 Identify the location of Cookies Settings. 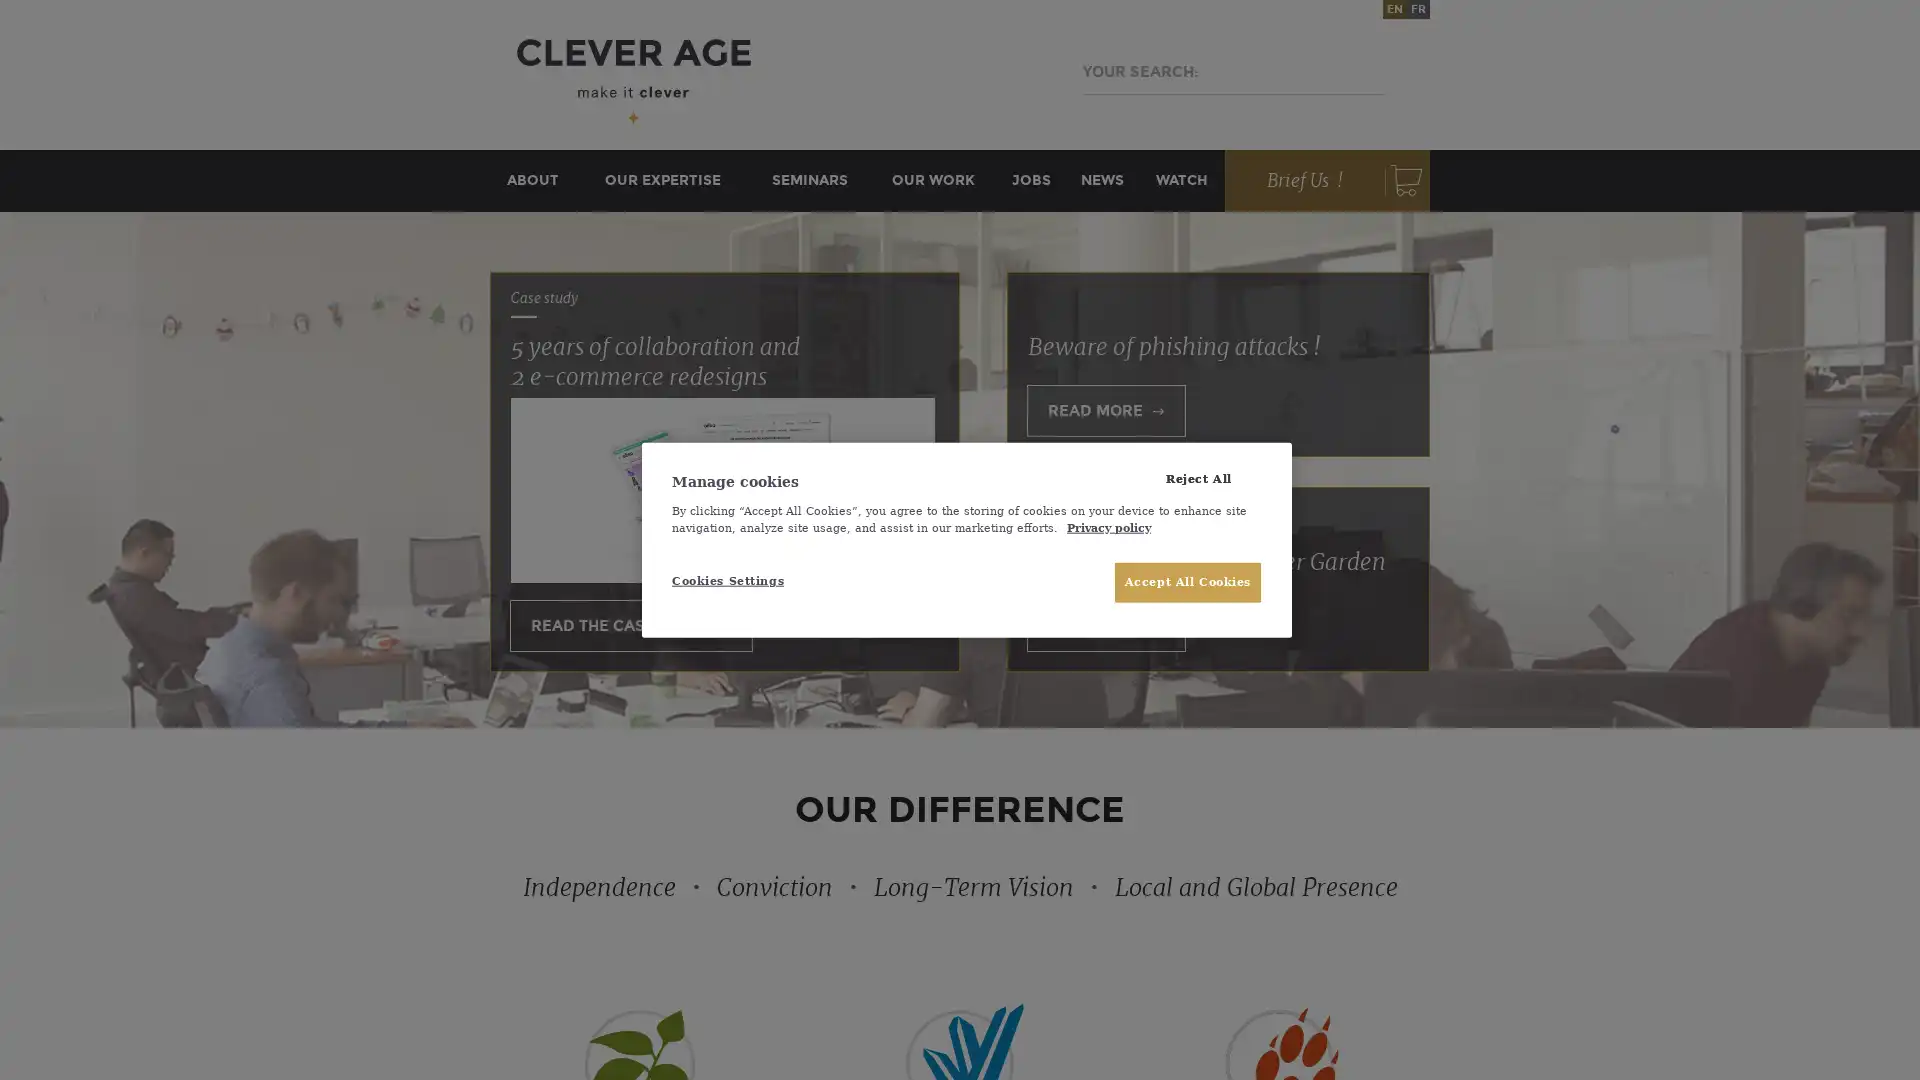
(738, 581).